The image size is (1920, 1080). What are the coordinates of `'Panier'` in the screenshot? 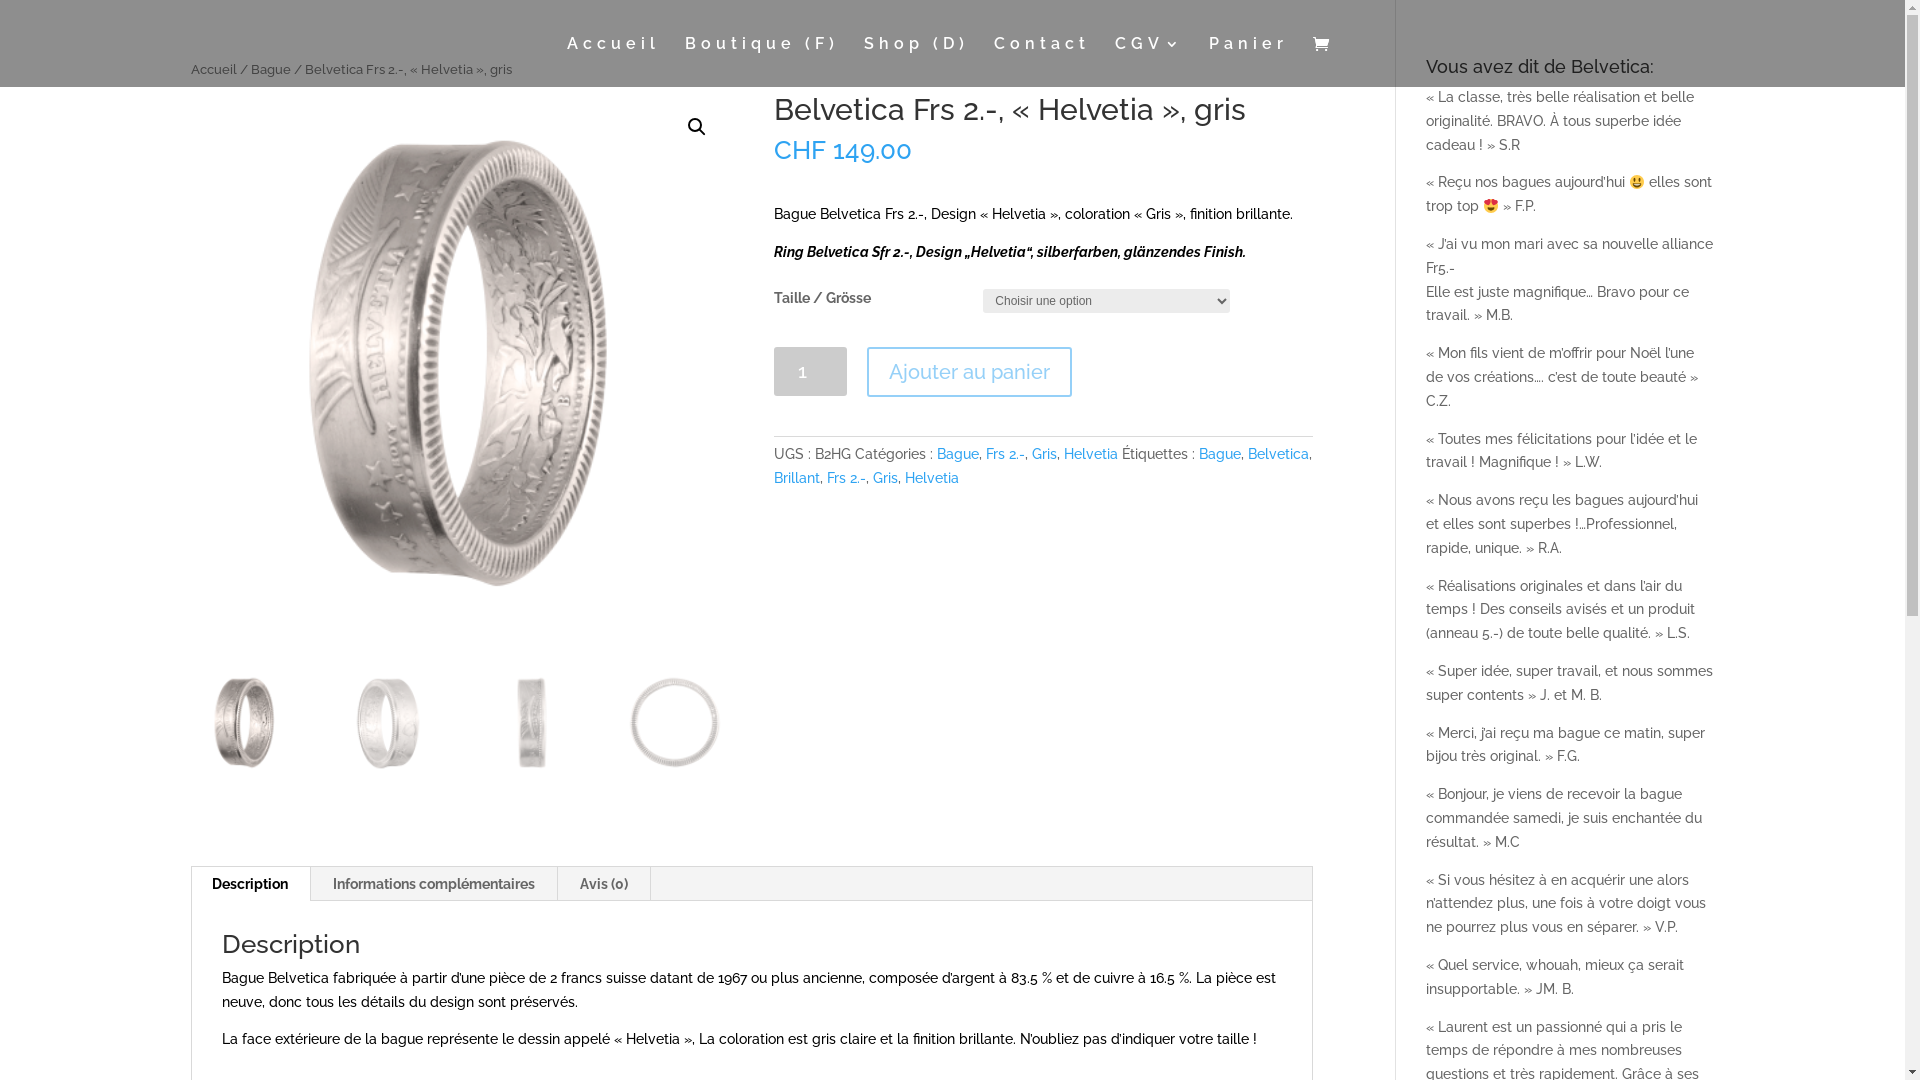 It's located at (1246, 60).